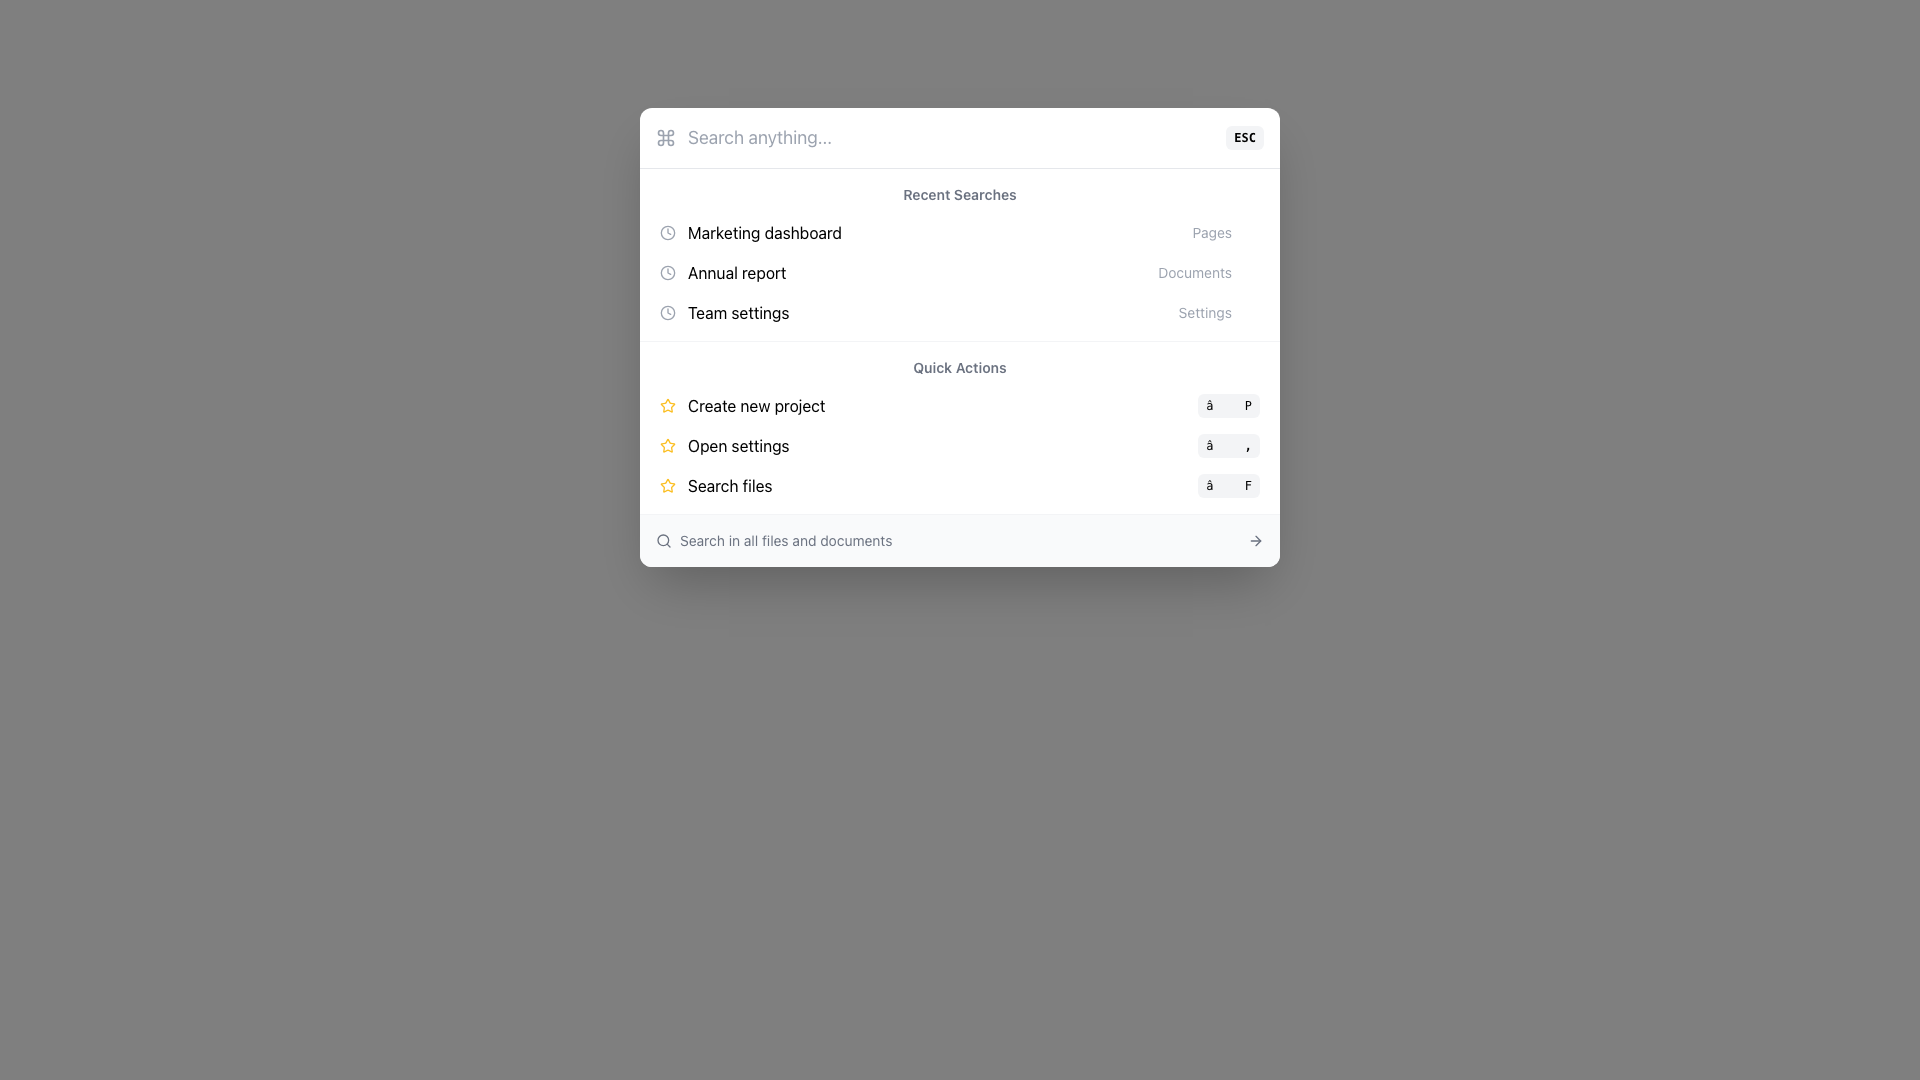  What do you see at coordinates (773, 540) in the screenshot?
I see `the descriptive label indicating search functionality located in the footer section of the search widget` at bounding box center [773, 540].